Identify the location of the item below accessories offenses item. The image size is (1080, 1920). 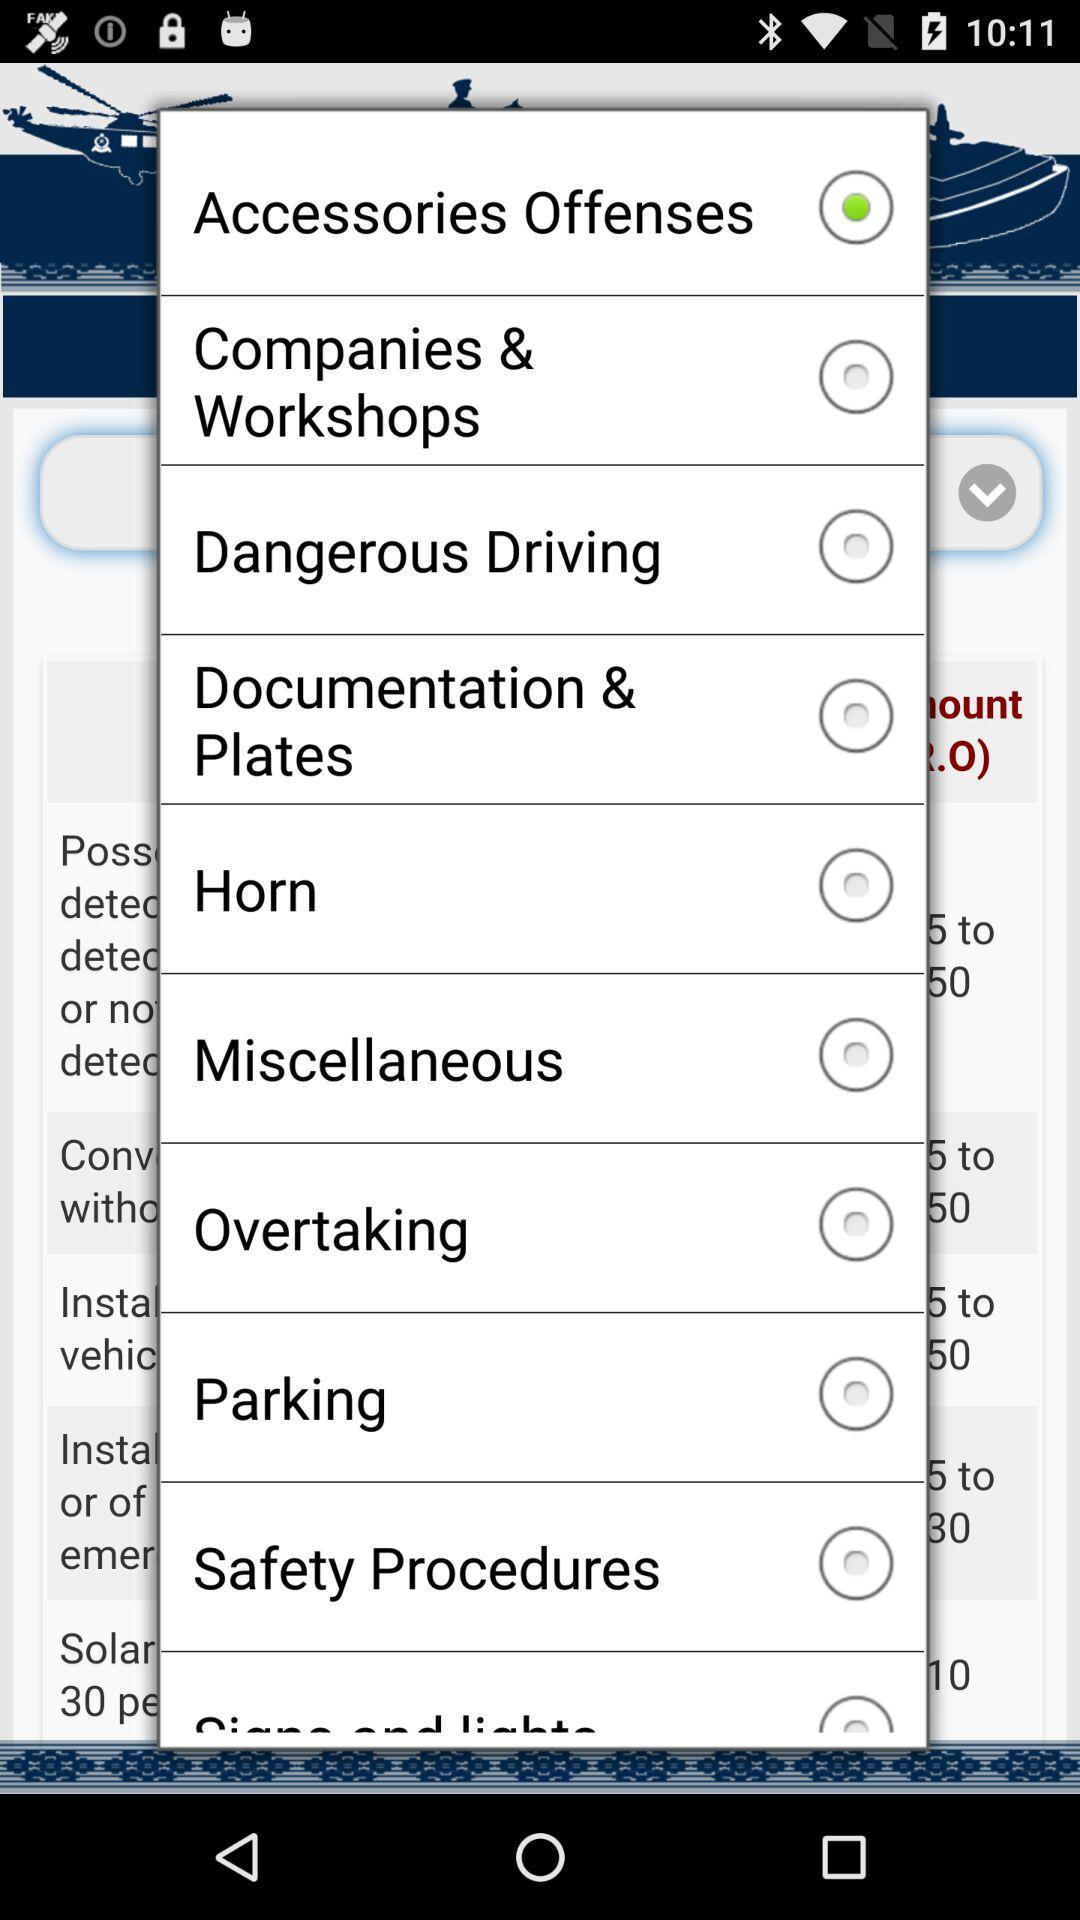
(542, 380).